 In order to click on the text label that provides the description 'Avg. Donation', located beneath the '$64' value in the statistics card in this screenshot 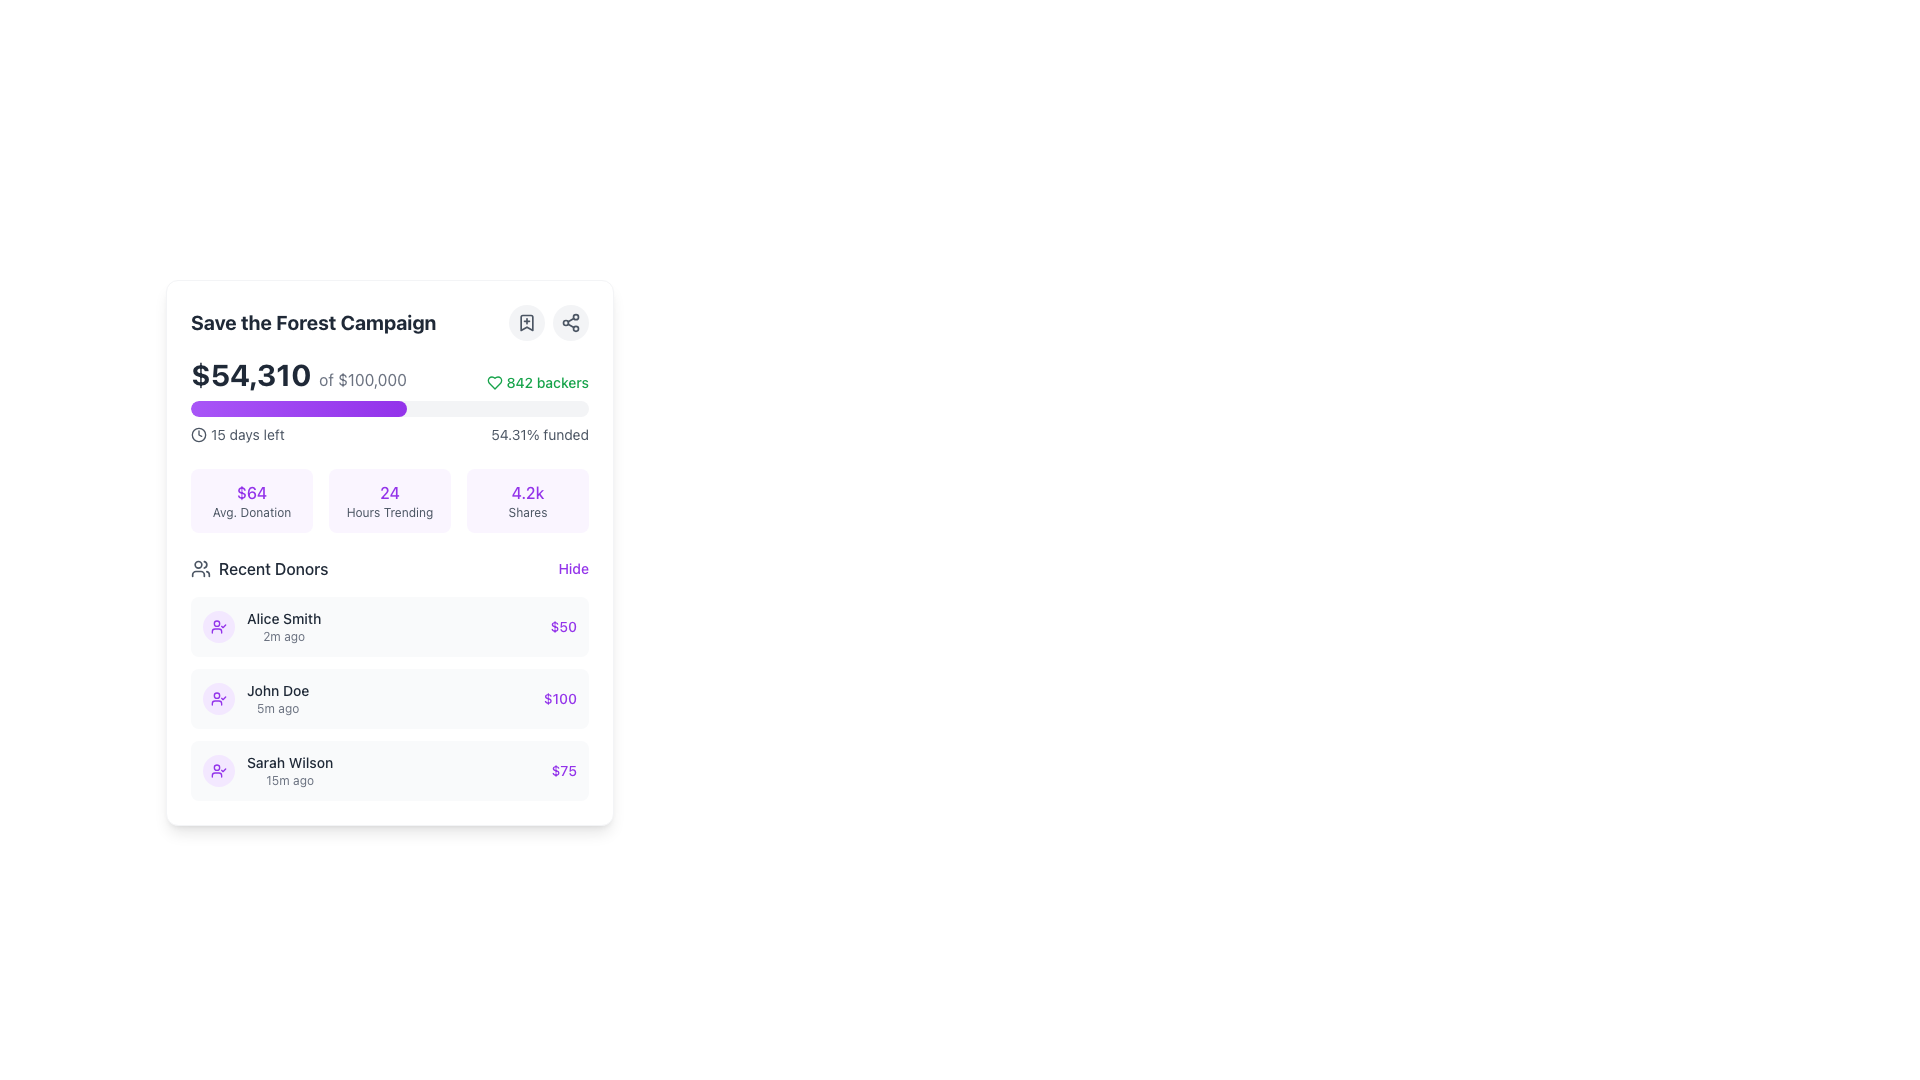, I will do `click(251, 512)`.